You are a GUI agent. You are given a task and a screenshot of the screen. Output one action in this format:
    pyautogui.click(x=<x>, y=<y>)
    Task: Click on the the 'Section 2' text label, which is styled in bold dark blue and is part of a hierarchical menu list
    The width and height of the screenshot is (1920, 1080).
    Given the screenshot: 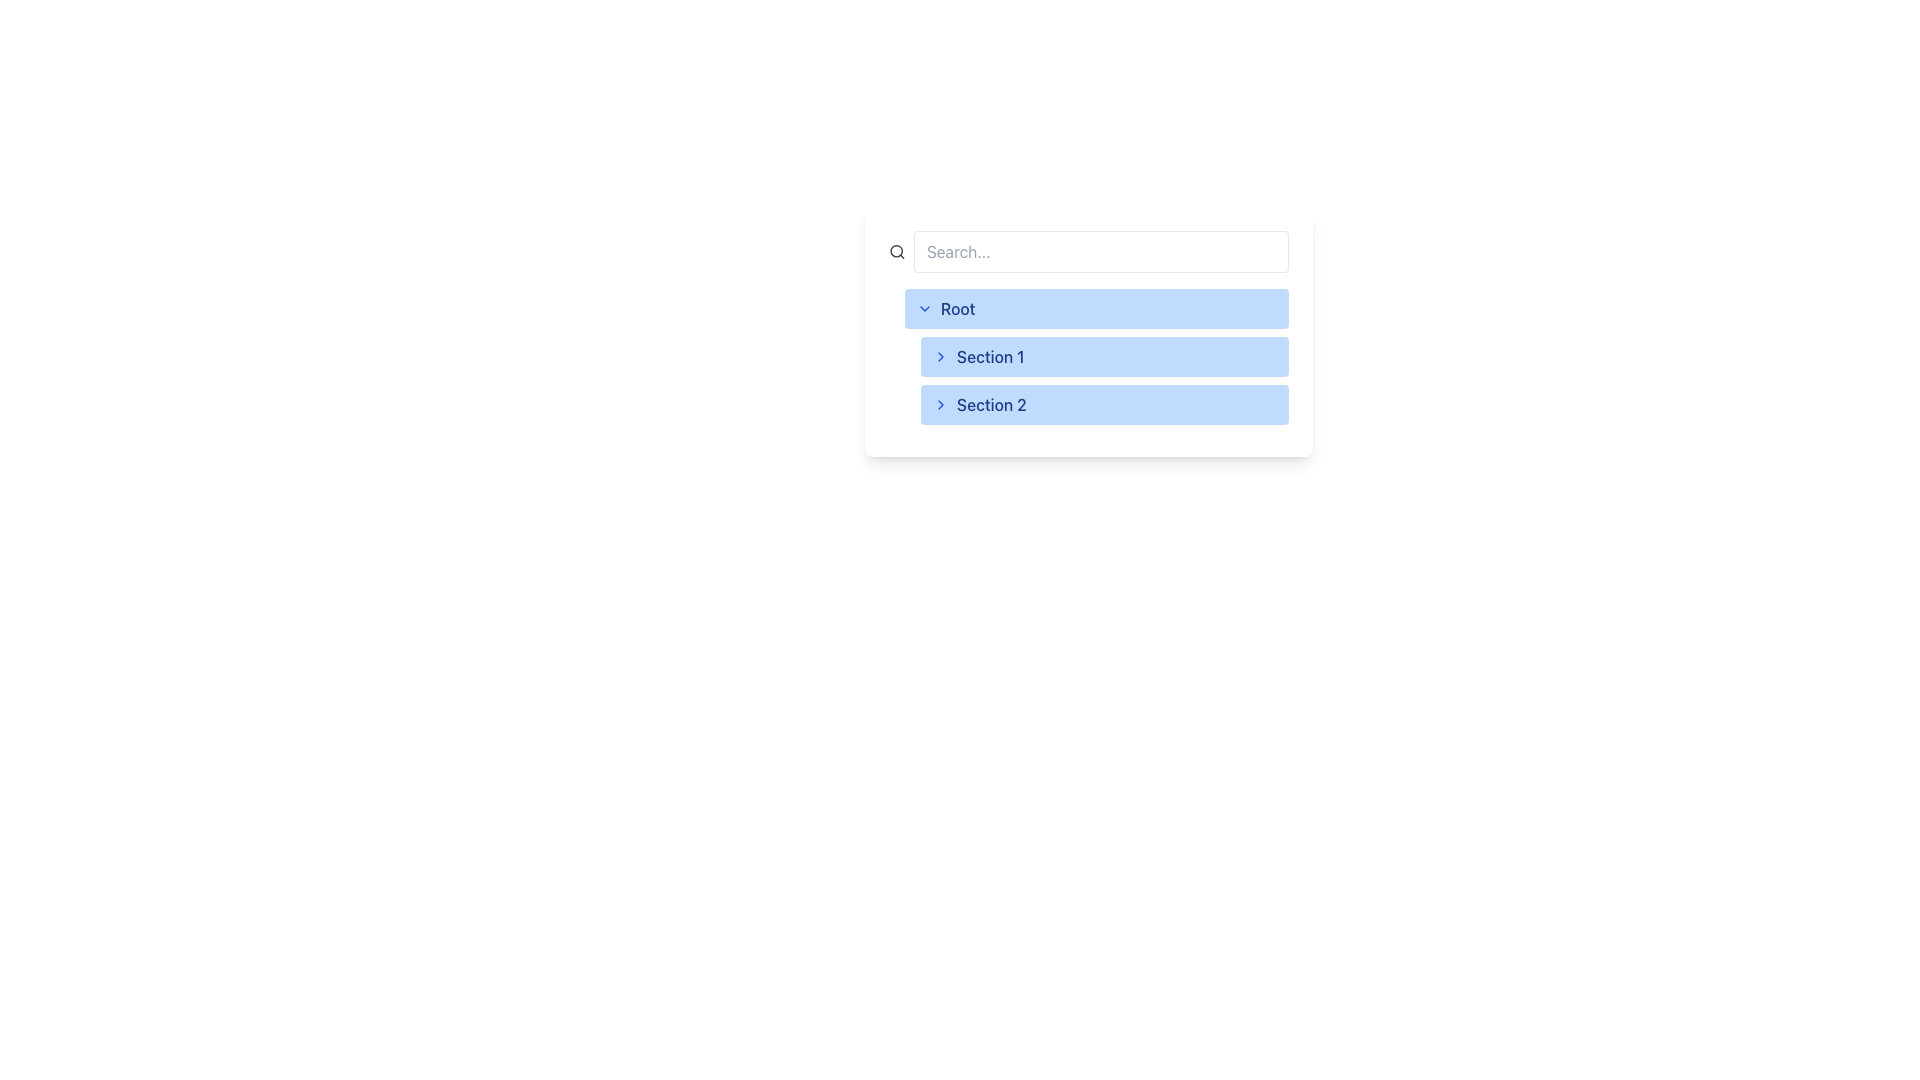 What is the action you would take?
    pyautogui.click(x=991, y=405)
    